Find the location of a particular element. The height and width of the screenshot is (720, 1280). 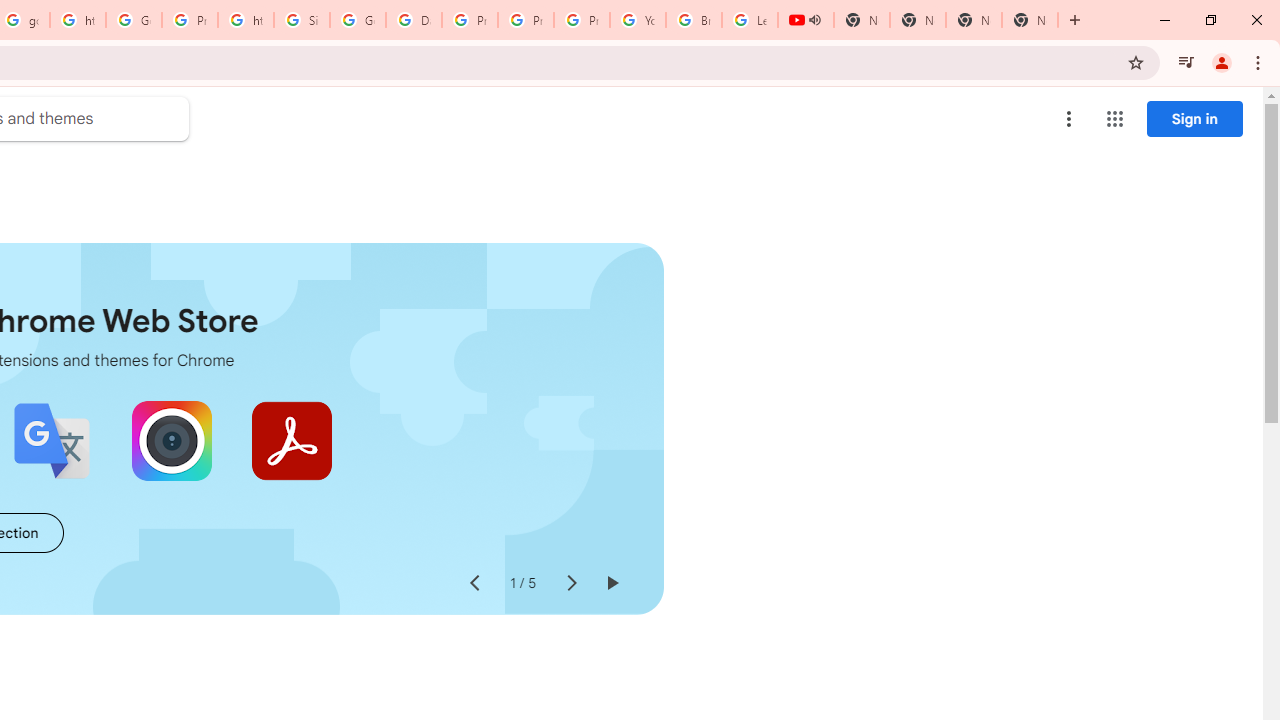

'Resume auto-play' is located at coordinates (610, 583).